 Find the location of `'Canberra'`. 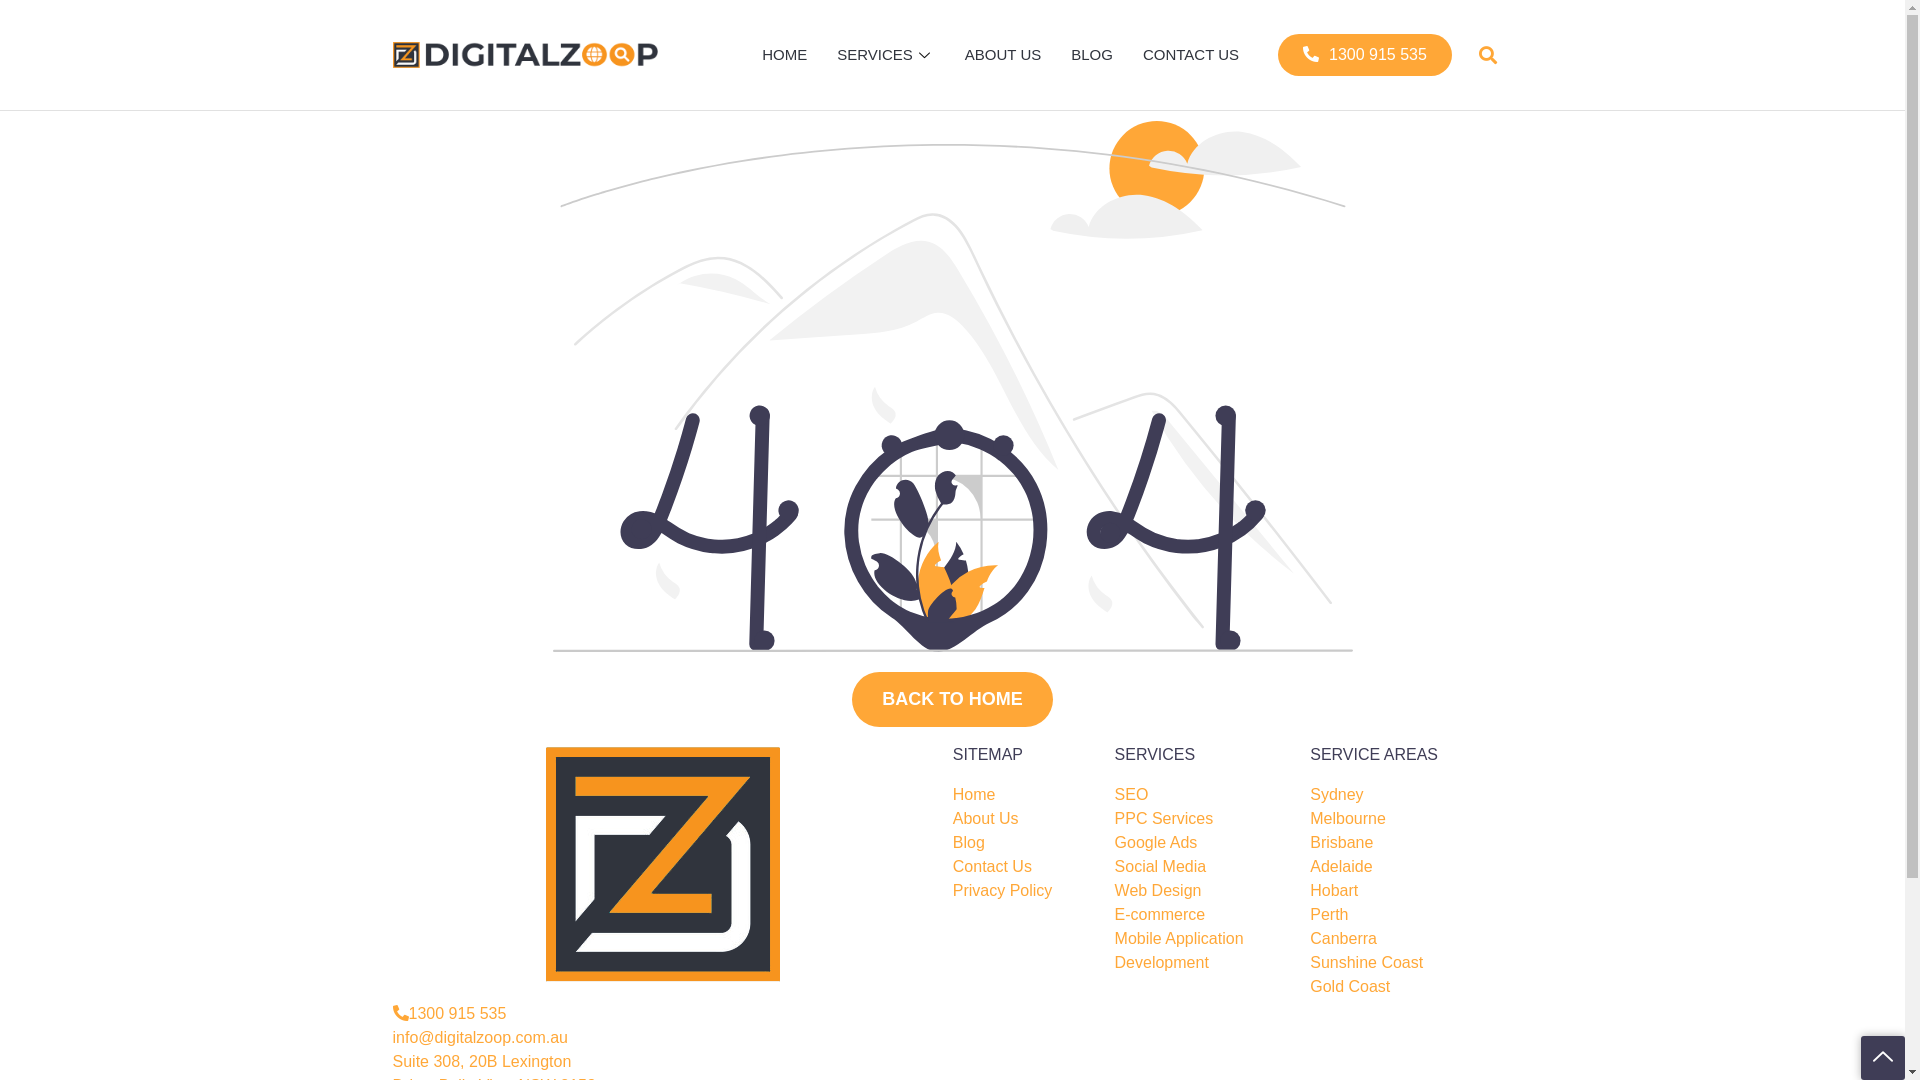

'Canberra' is located at coordinates (1343, 938).